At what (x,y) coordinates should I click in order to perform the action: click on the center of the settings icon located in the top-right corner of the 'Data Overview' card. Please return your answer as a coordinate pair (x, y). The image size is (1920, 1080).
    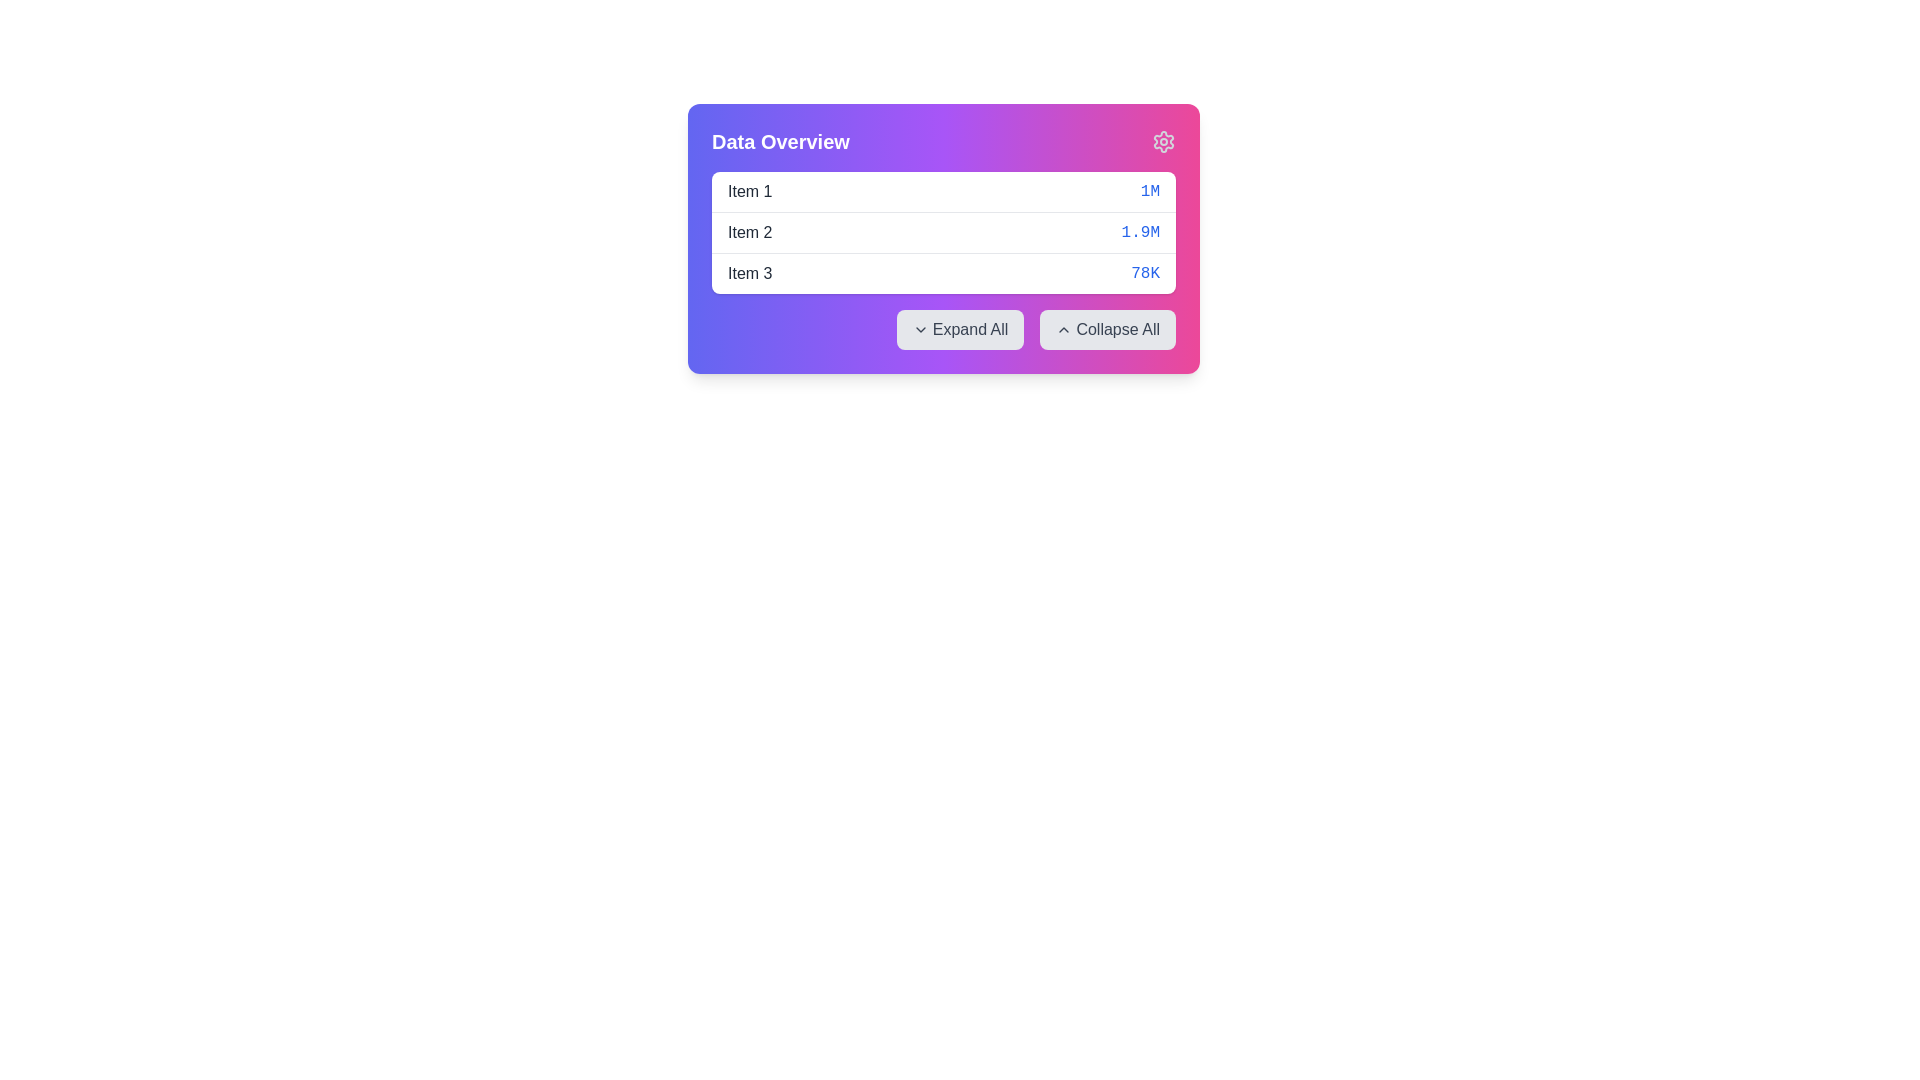
    Looking at the image, I should click on (1163, 141).